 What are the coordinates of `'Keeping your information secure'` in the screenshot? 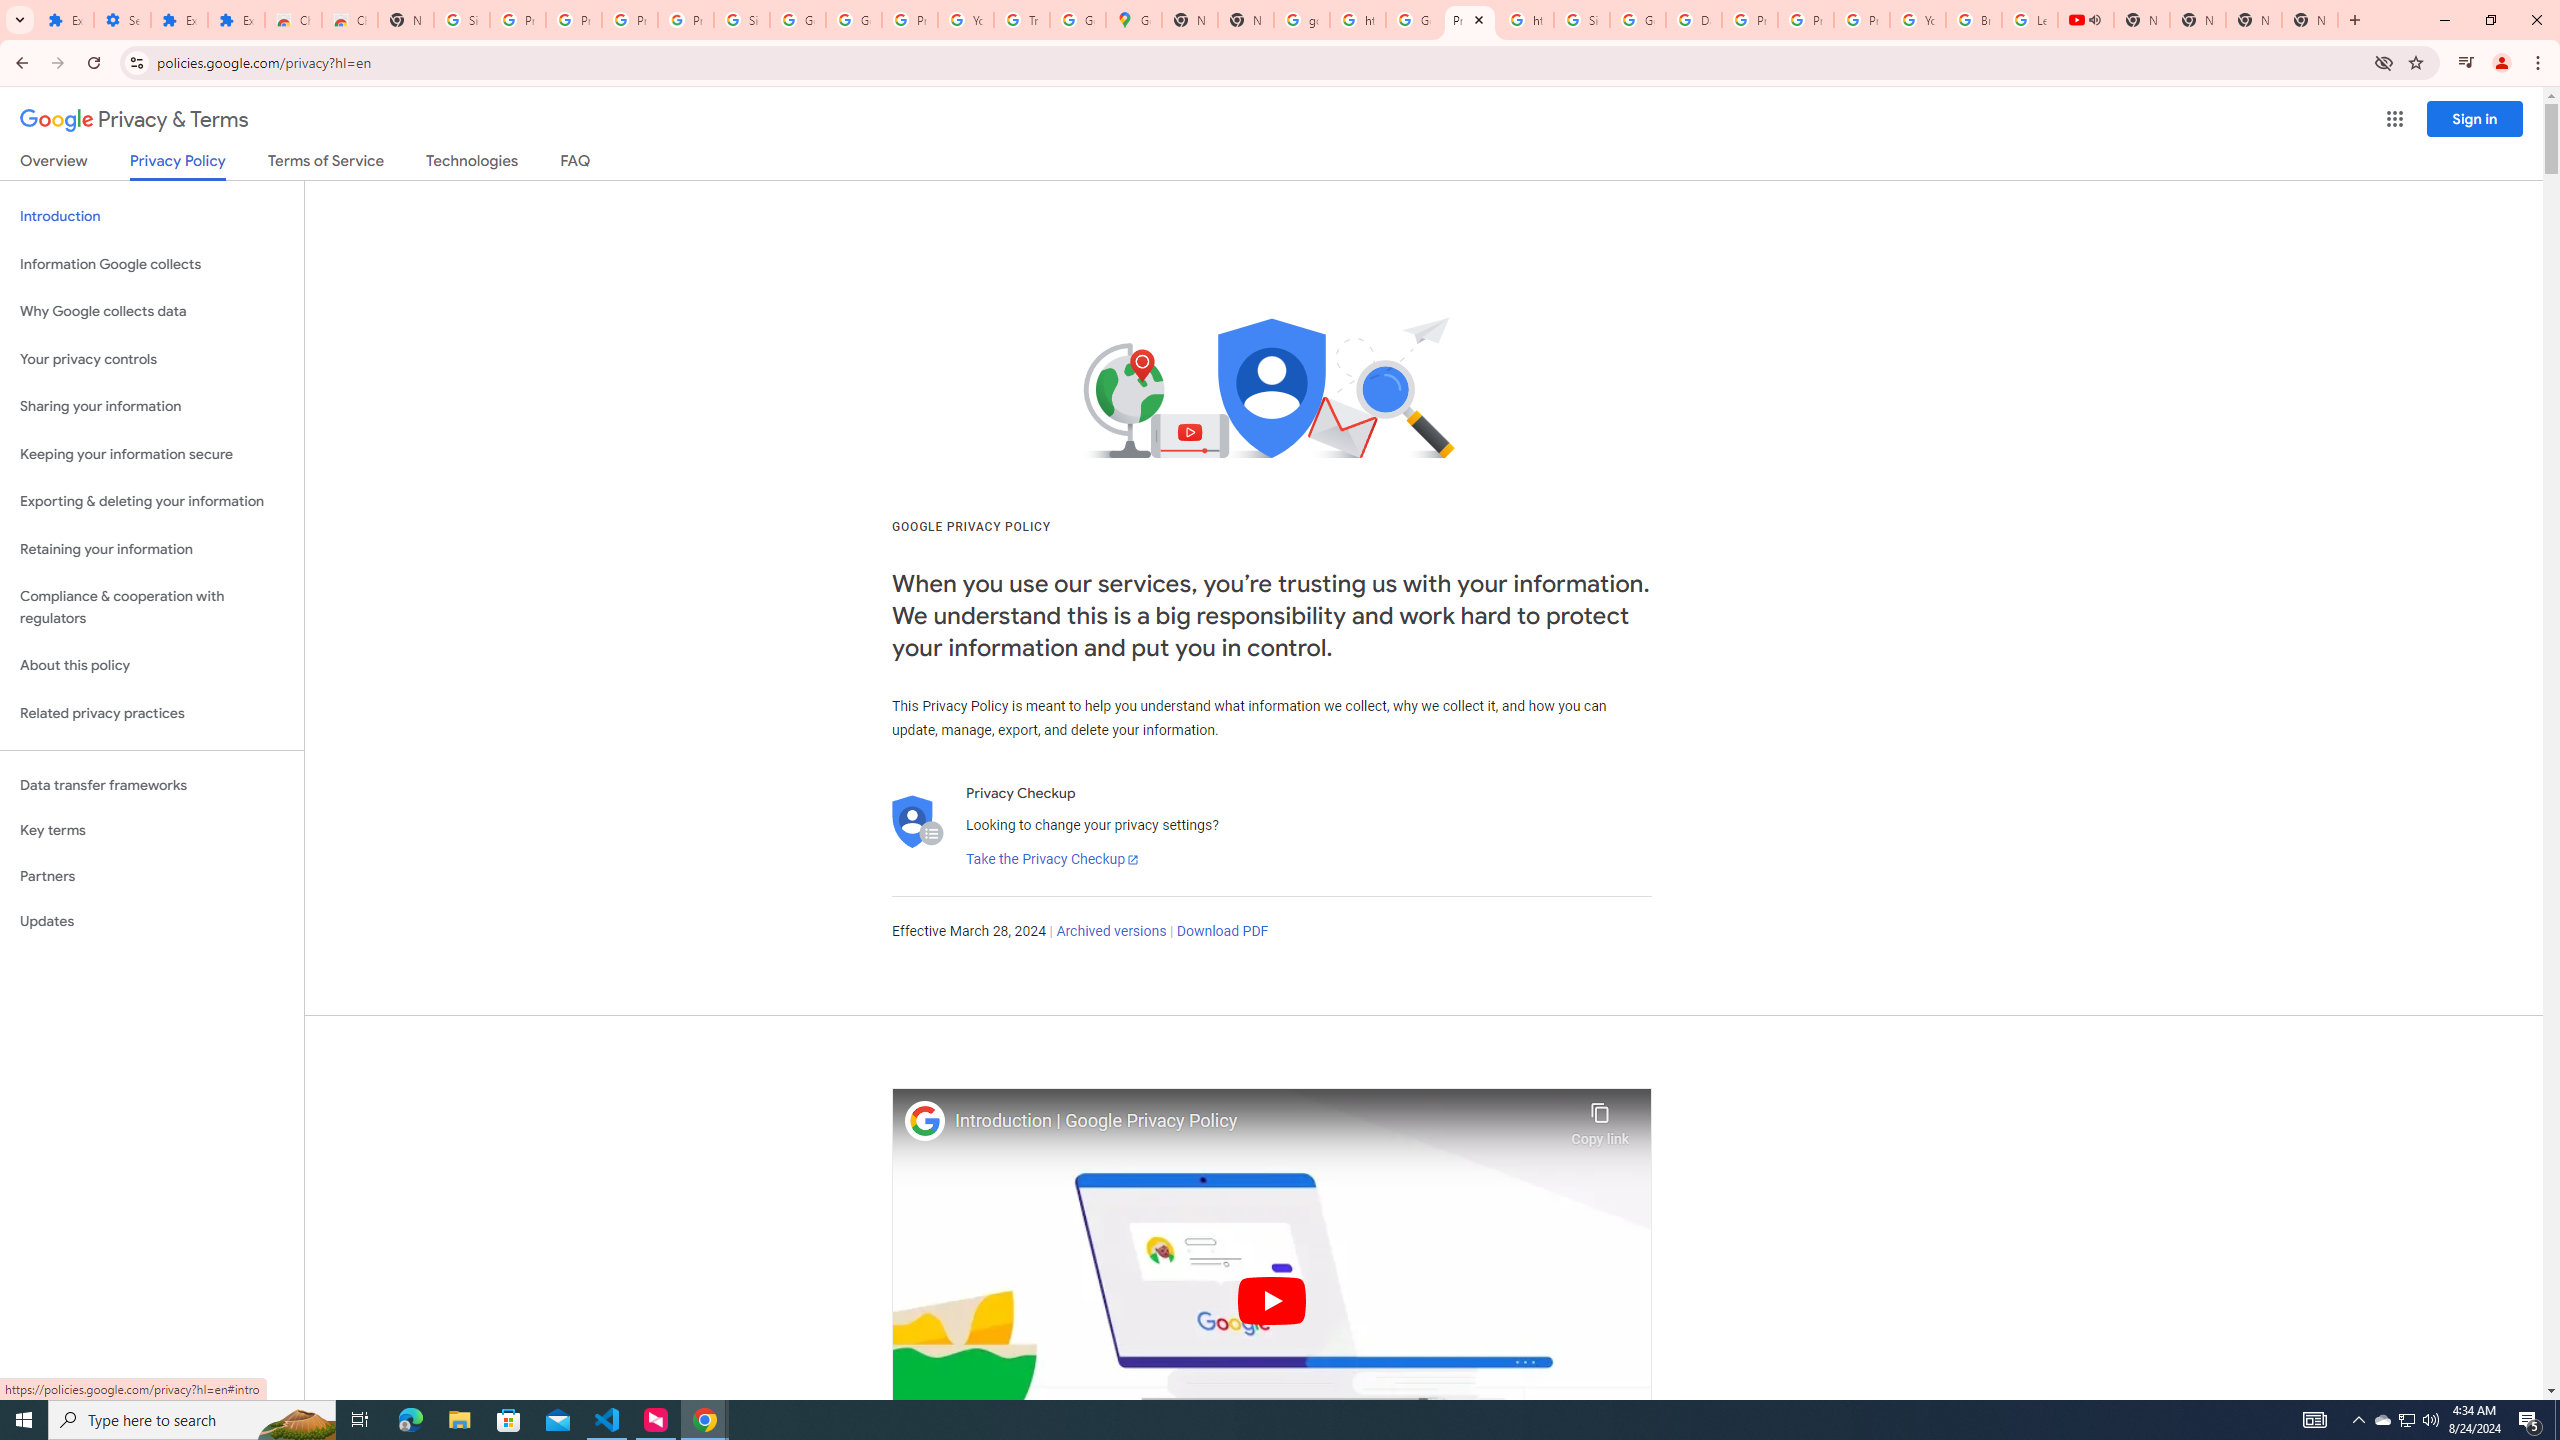 It's located at (151, 455).